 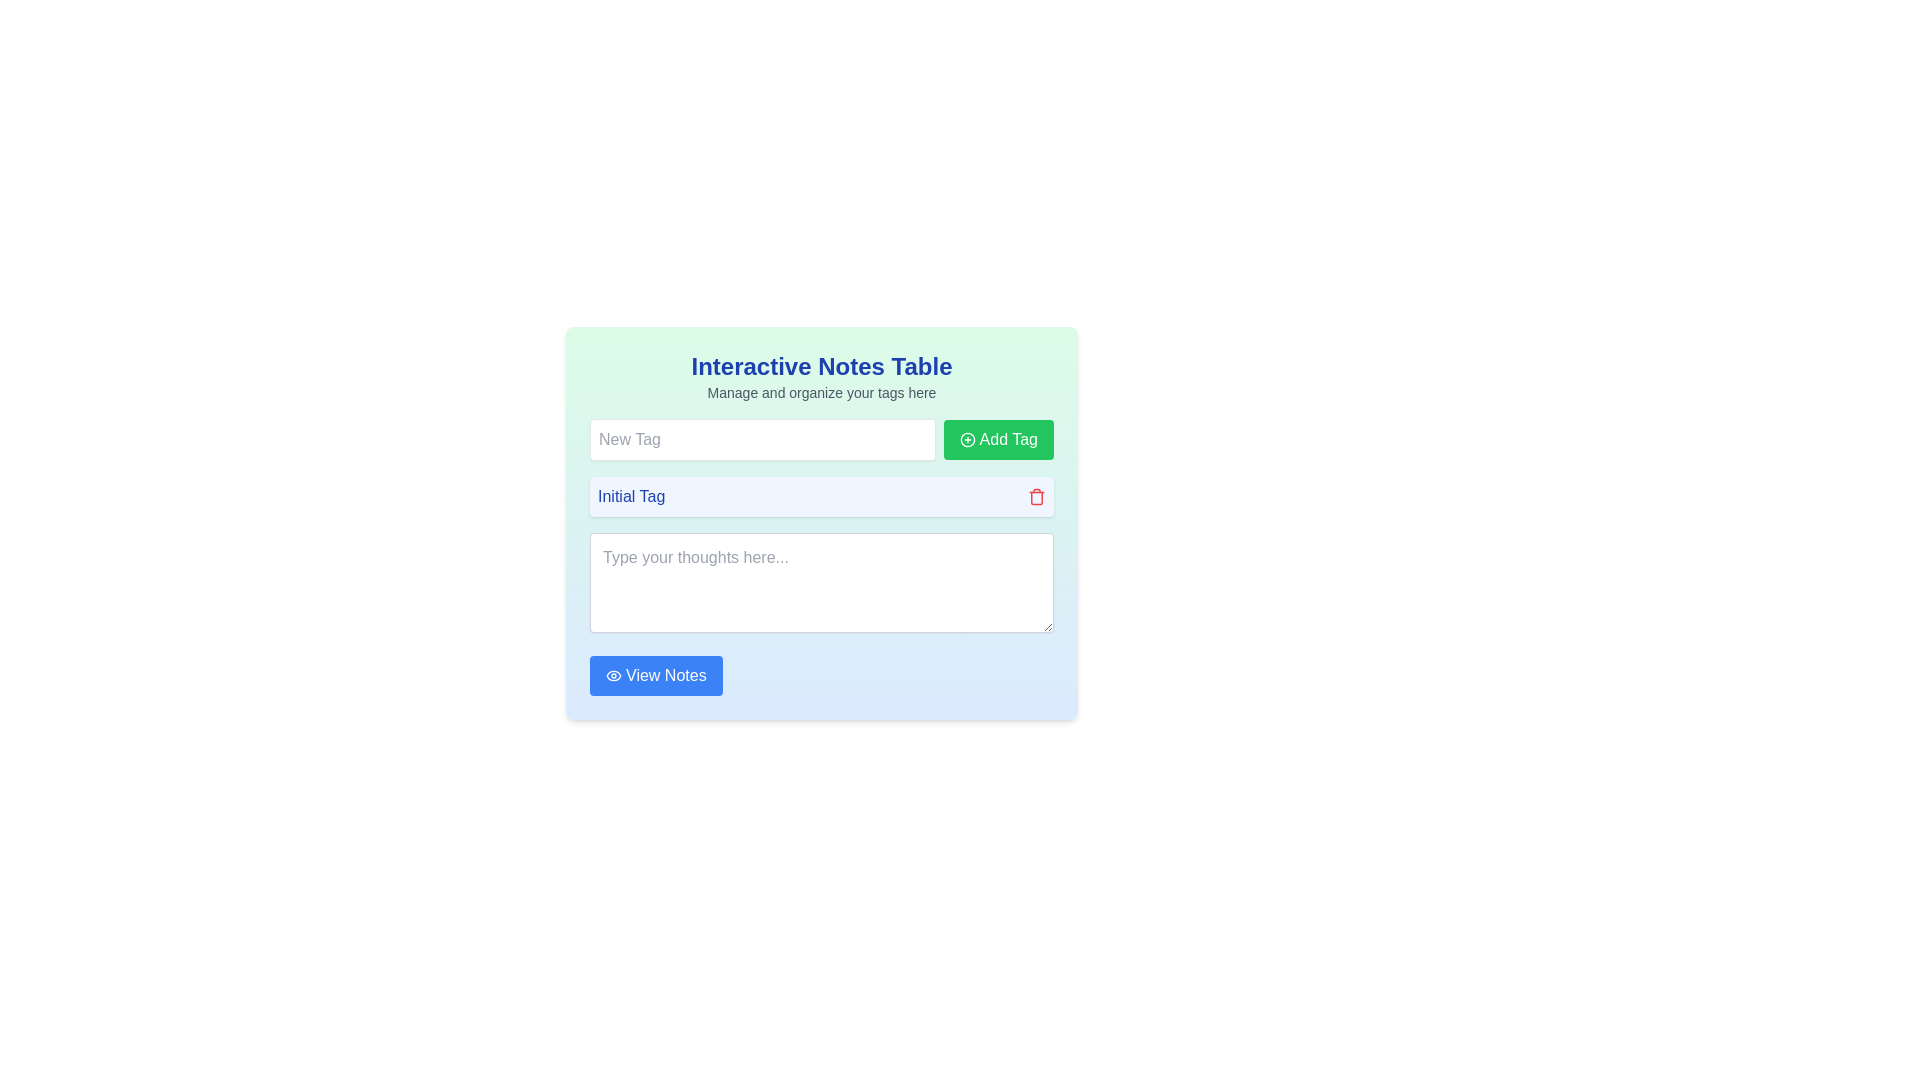 I want to click on the button positioned to the right of the 'New Tag' text input field, so click(x=998, y=438).